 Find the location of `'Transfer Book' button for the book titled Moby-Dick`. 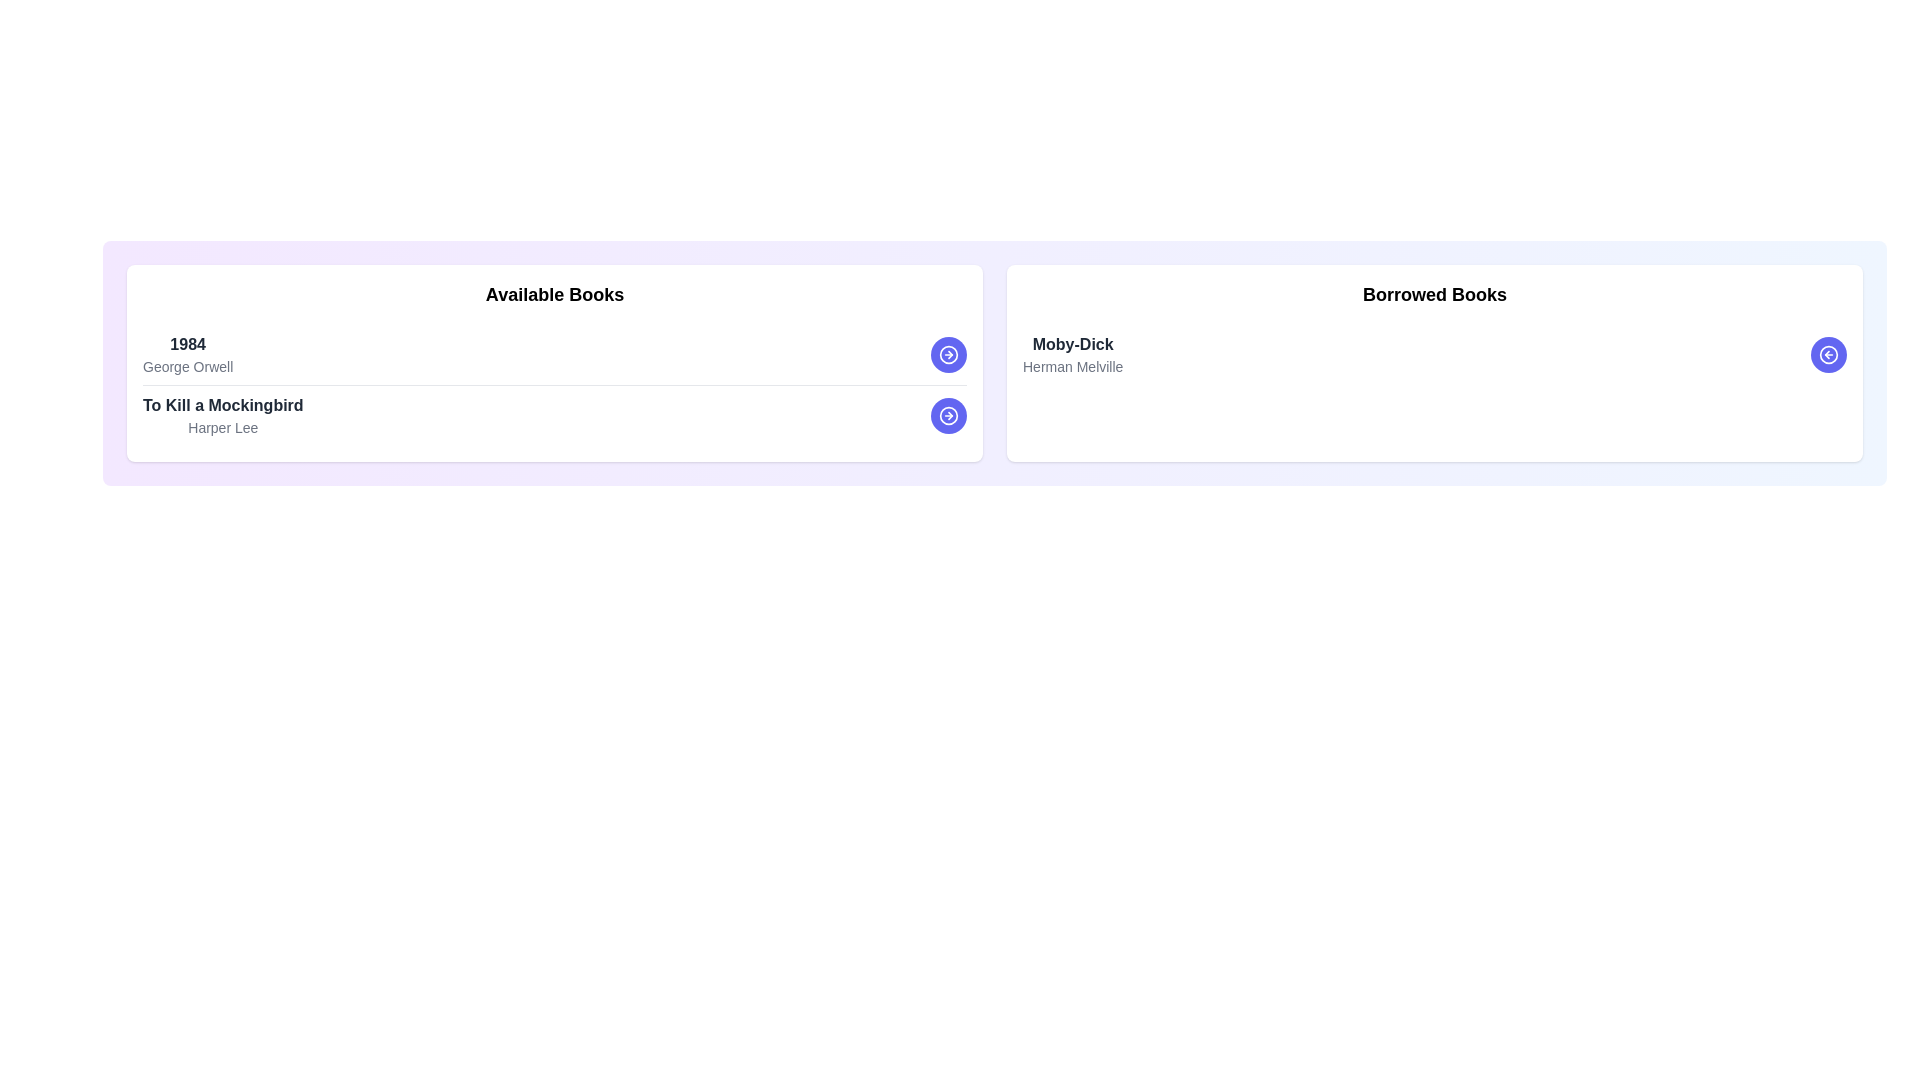

'Transfer Book' button for the book titled Moby-Dick is located at coordinates (1828, 353).